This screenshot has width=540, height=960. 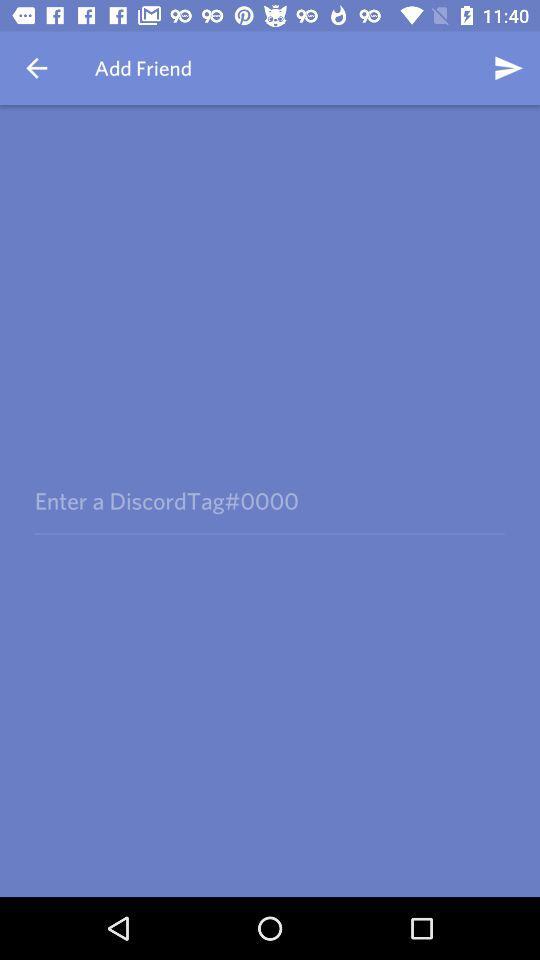 What do you see at coordinates (36, 68) in the screenshot?
I see `the icon next to add friend icon` at bounding box center [36, 68].